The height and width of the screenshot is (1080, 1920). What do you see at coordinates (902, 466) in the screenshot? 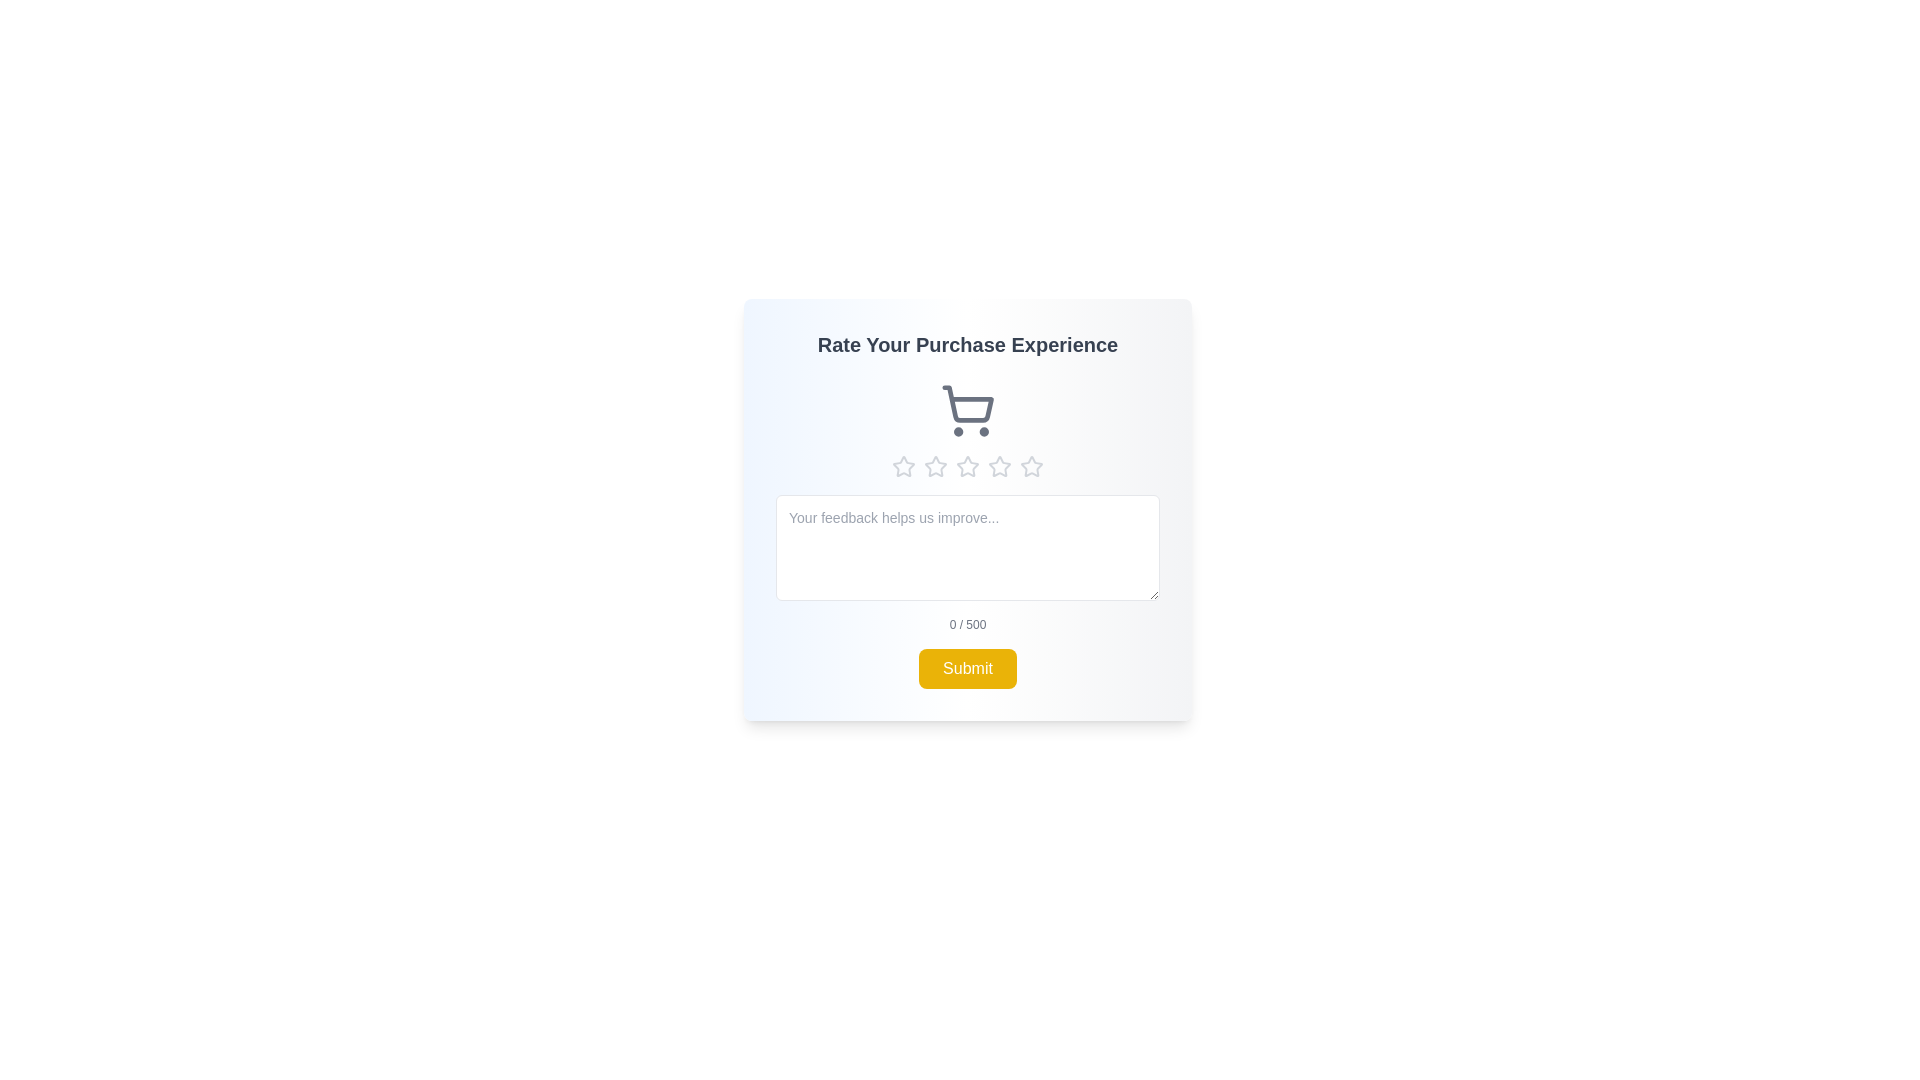
I see `the star corresponding to the desired rating of 1` at bounding box center [902, 466].